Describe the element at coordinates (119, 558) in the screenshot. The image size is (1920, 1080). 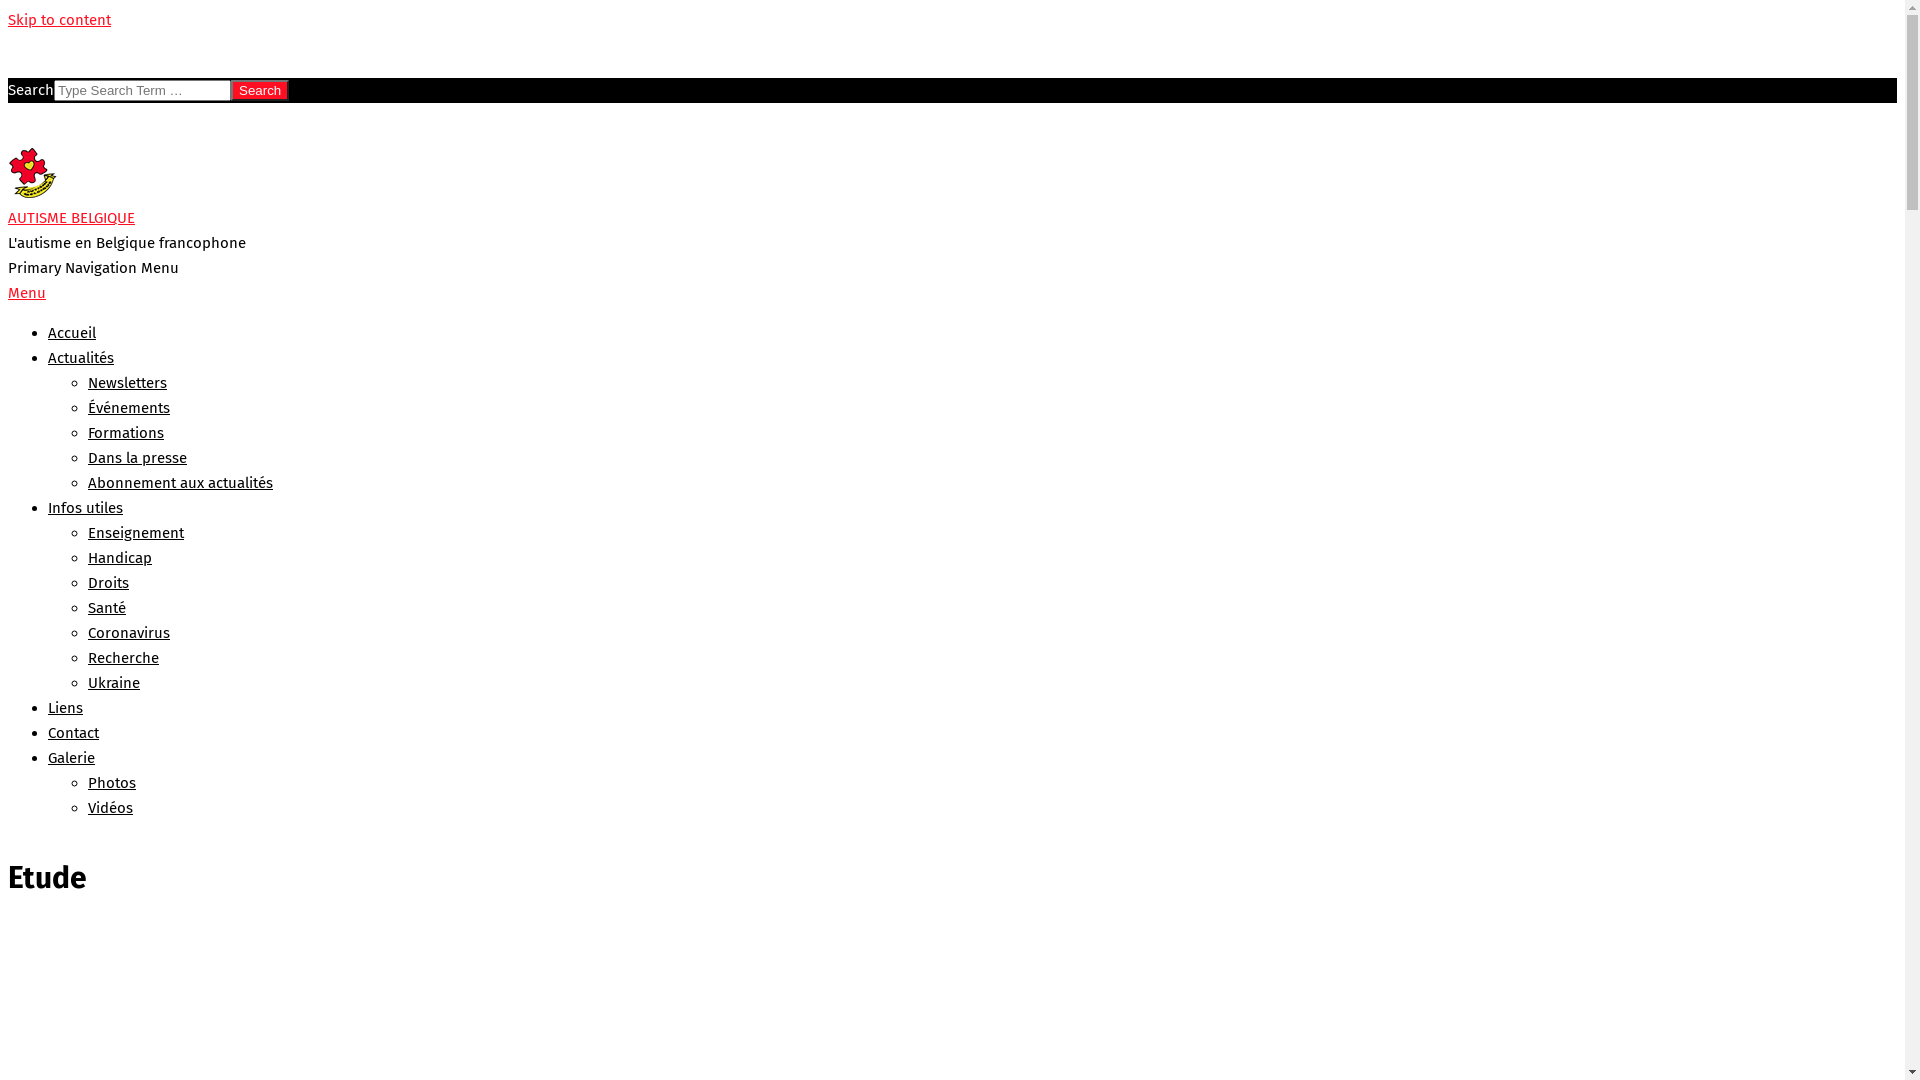
I see `'Handicap'` at that location.